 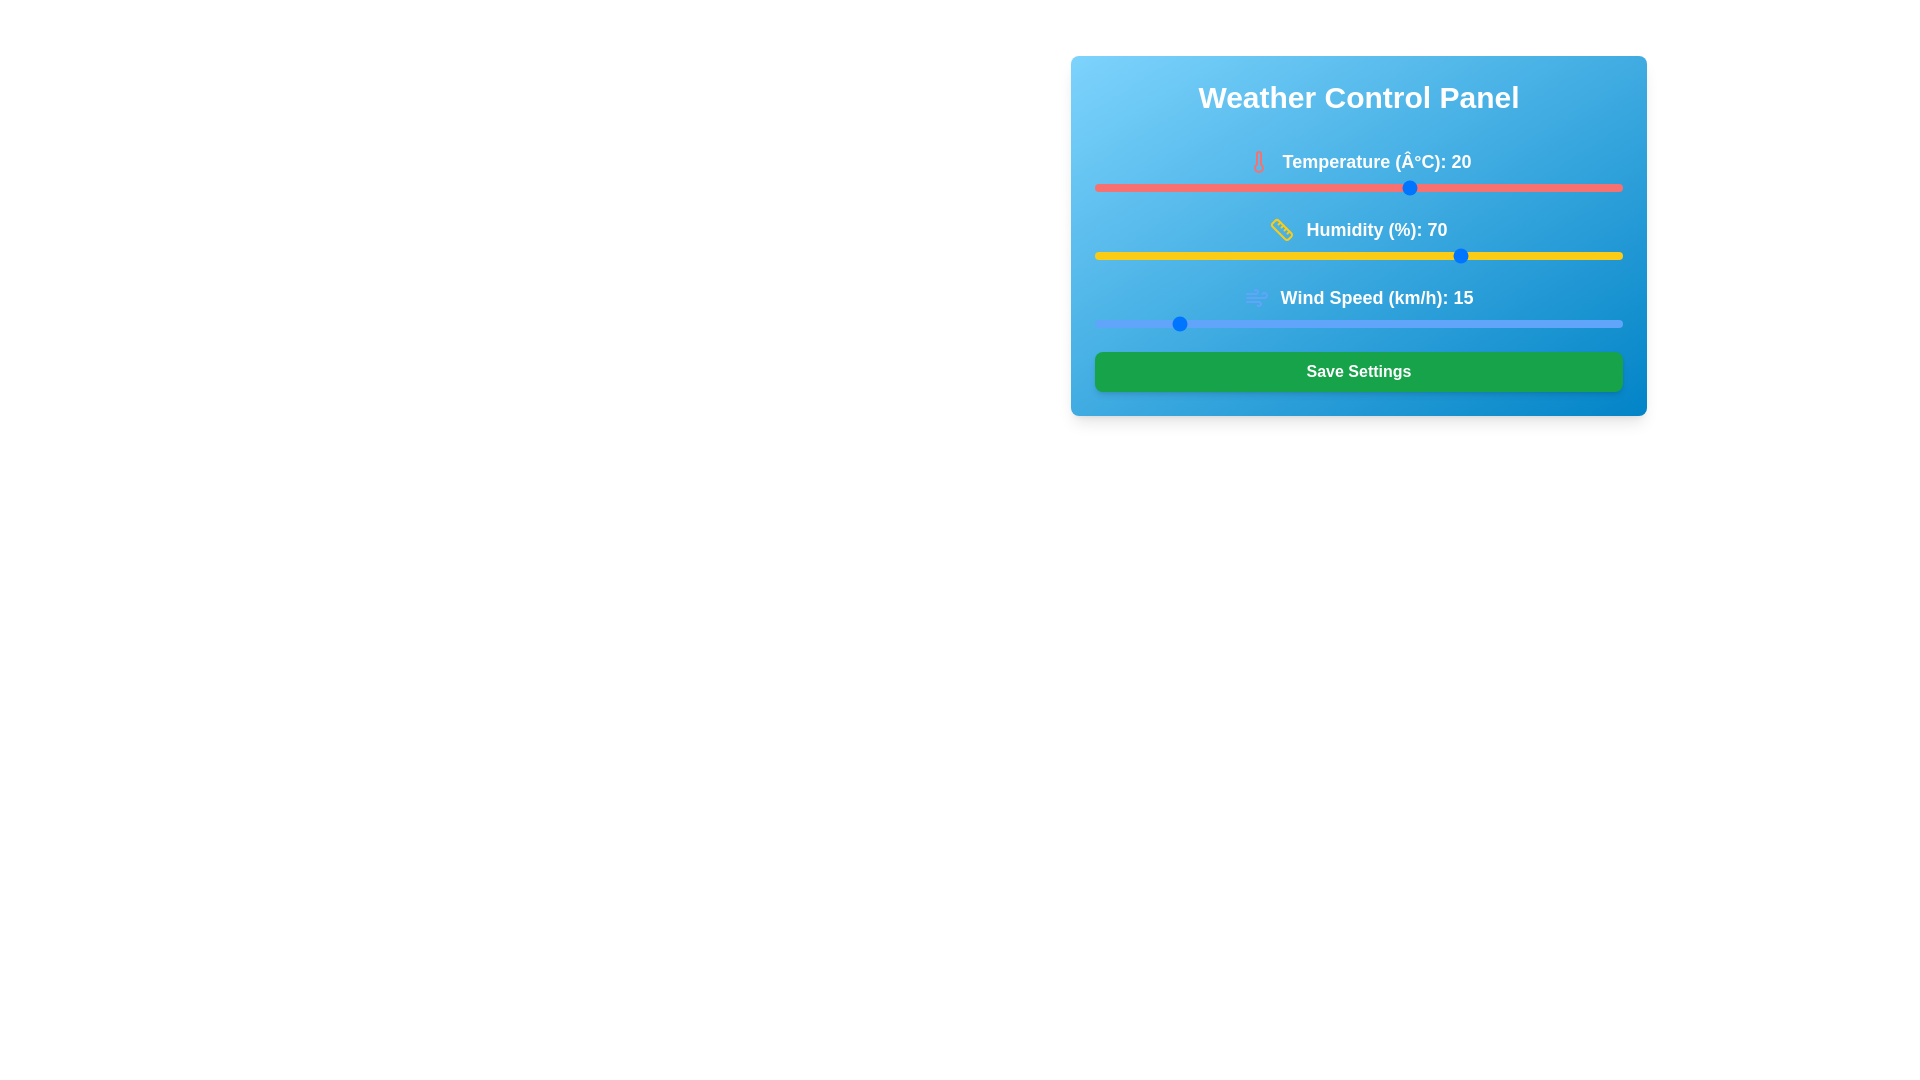 I want to click on the temperature slider, so click(x=1421, y=188).